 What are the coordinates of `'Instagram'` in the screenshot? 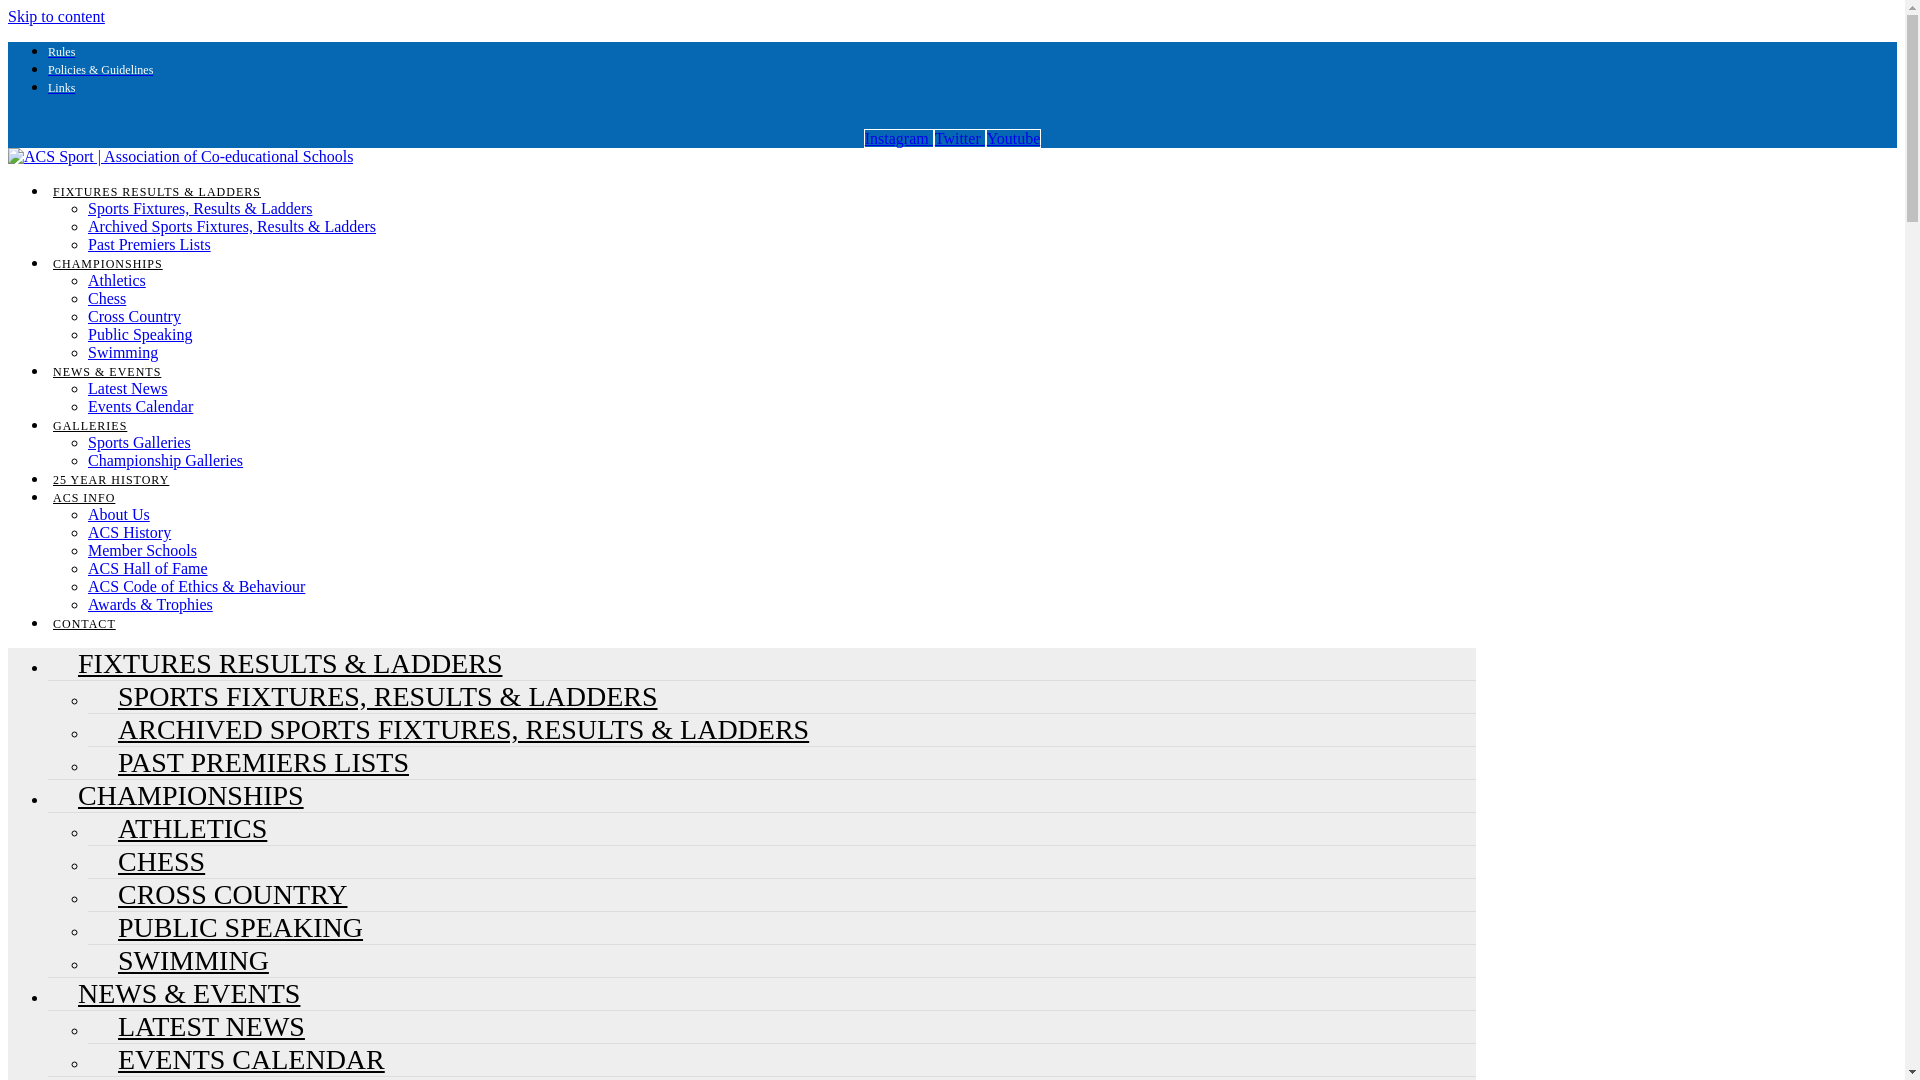 It's located at (897, 137).